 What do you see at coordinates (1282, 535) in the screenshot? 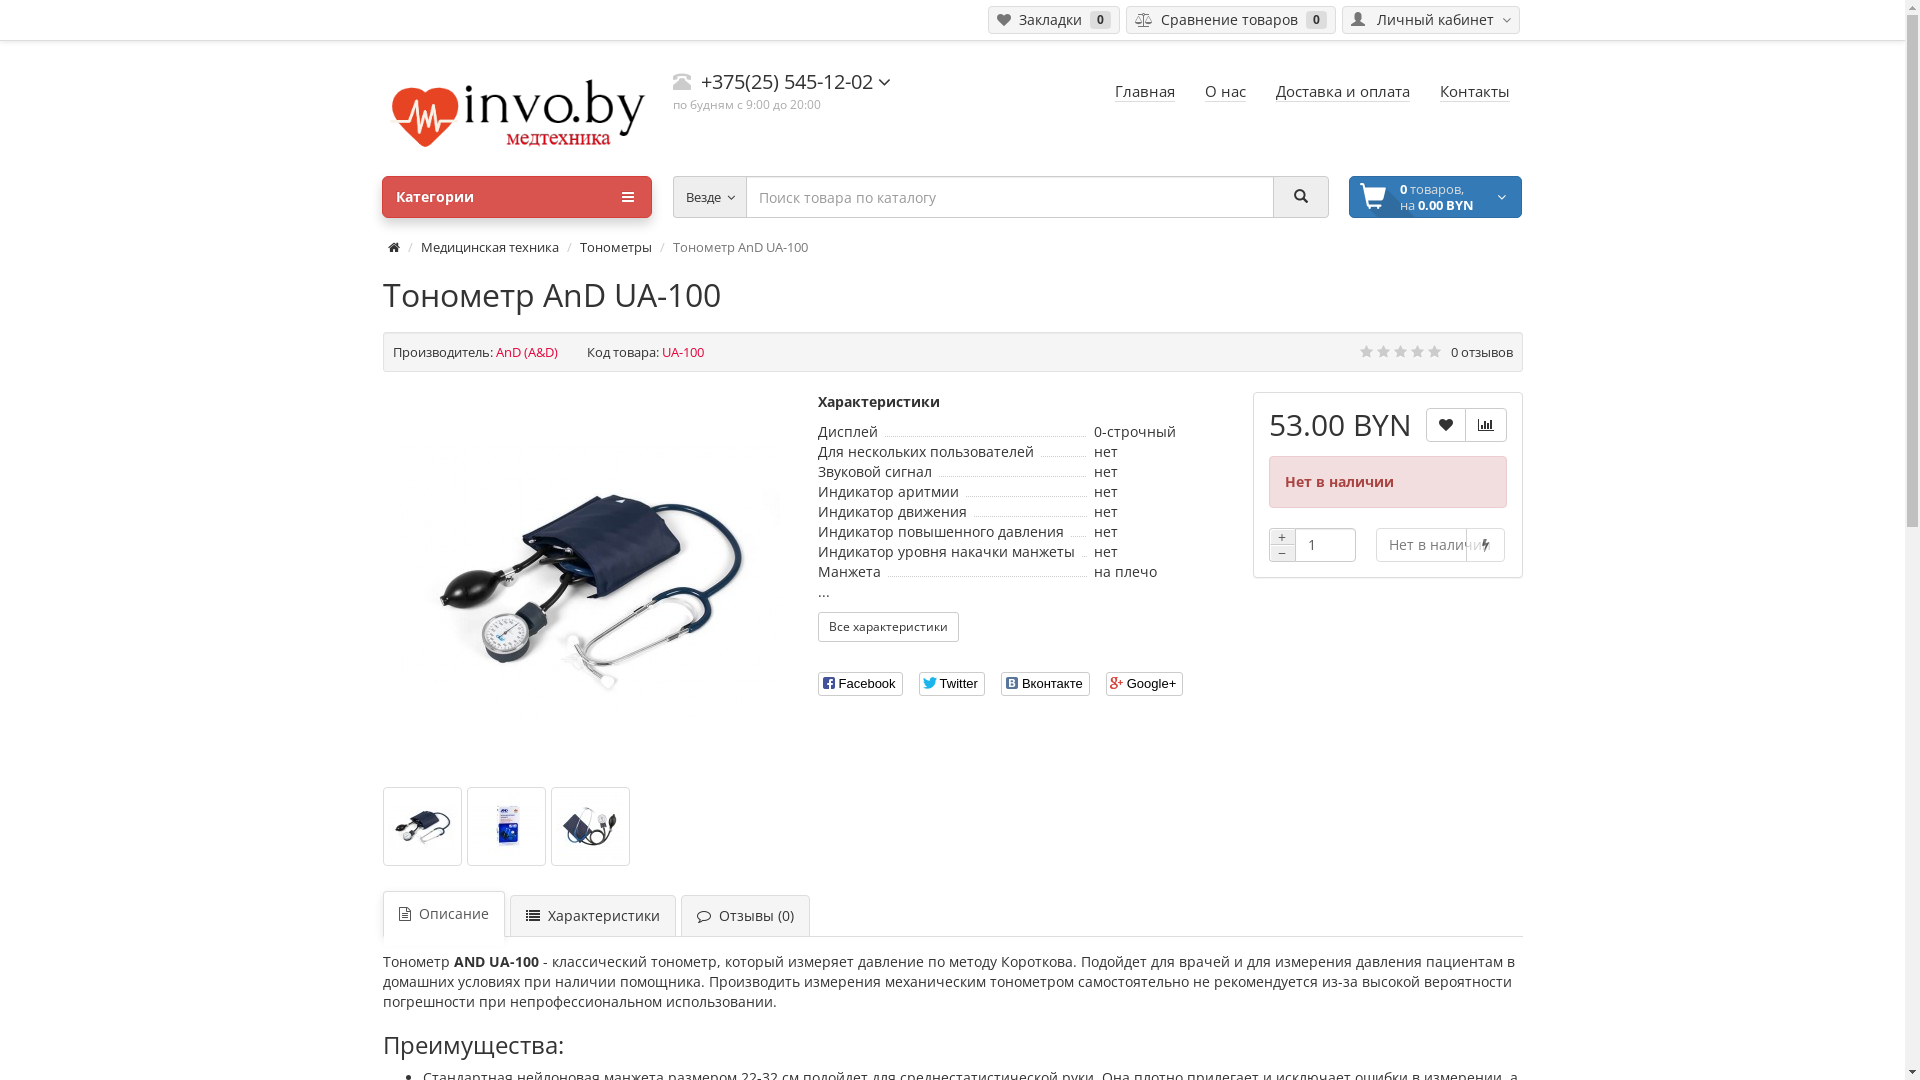
I see `'+'` at bounding box center [1282, 535].